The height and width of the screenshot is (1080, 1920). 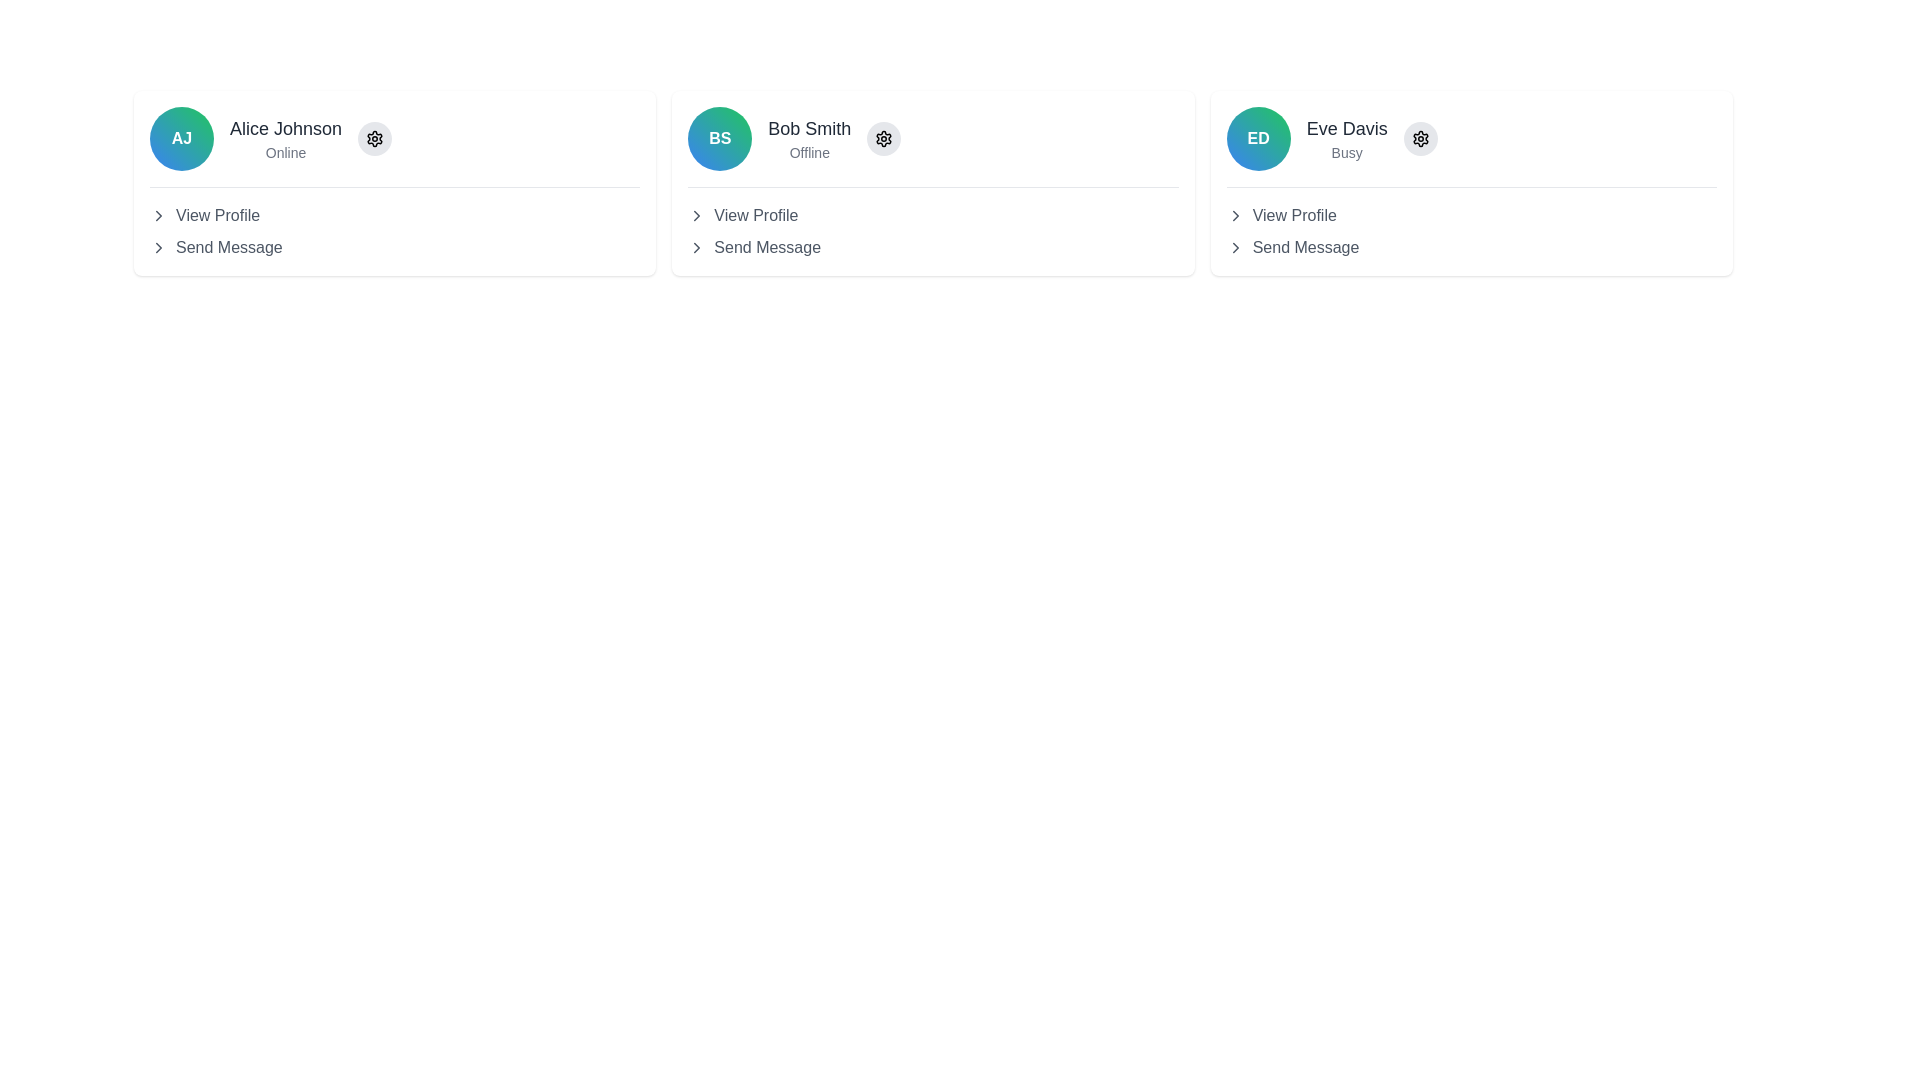 I want to click on the text display component showing 'Eve Davis' and 'Busy', so click(x=1347, y=137).